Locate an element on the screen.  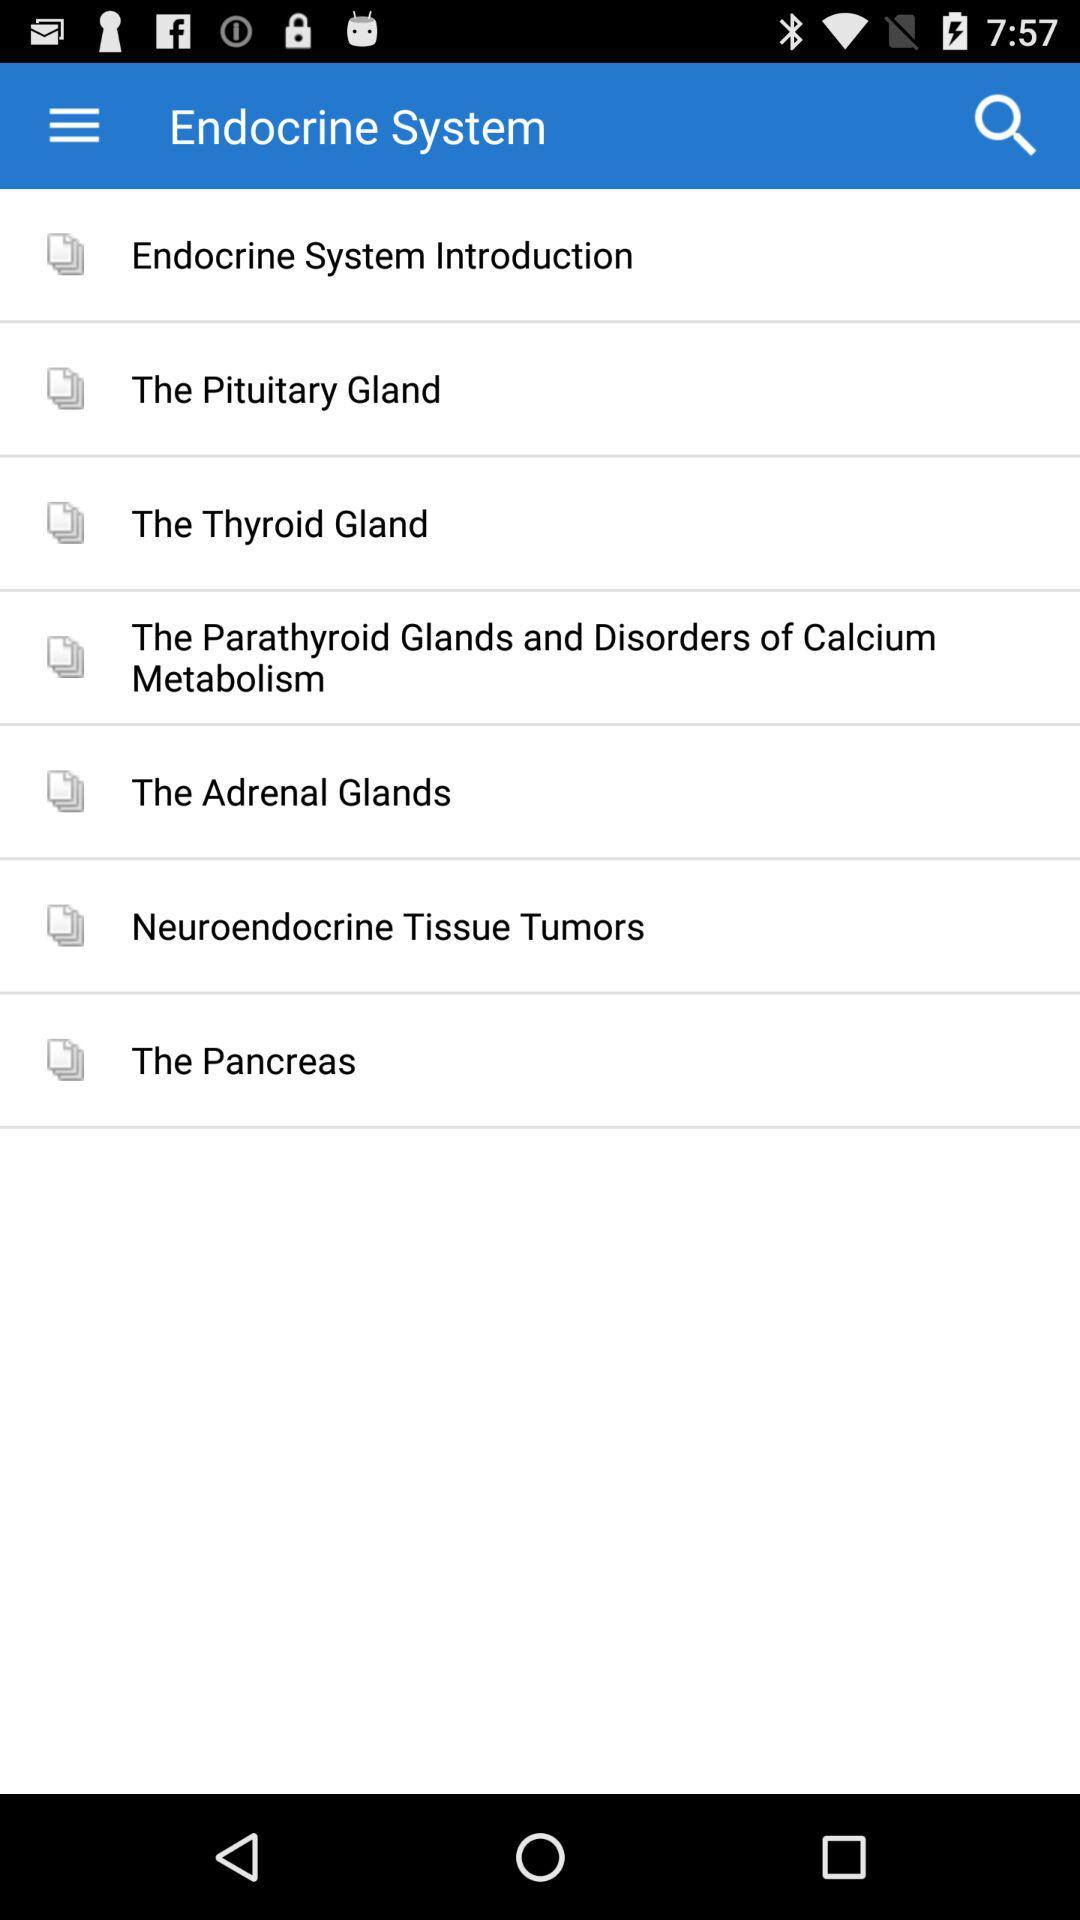
the last icon is located at coordinates (64, 1059).